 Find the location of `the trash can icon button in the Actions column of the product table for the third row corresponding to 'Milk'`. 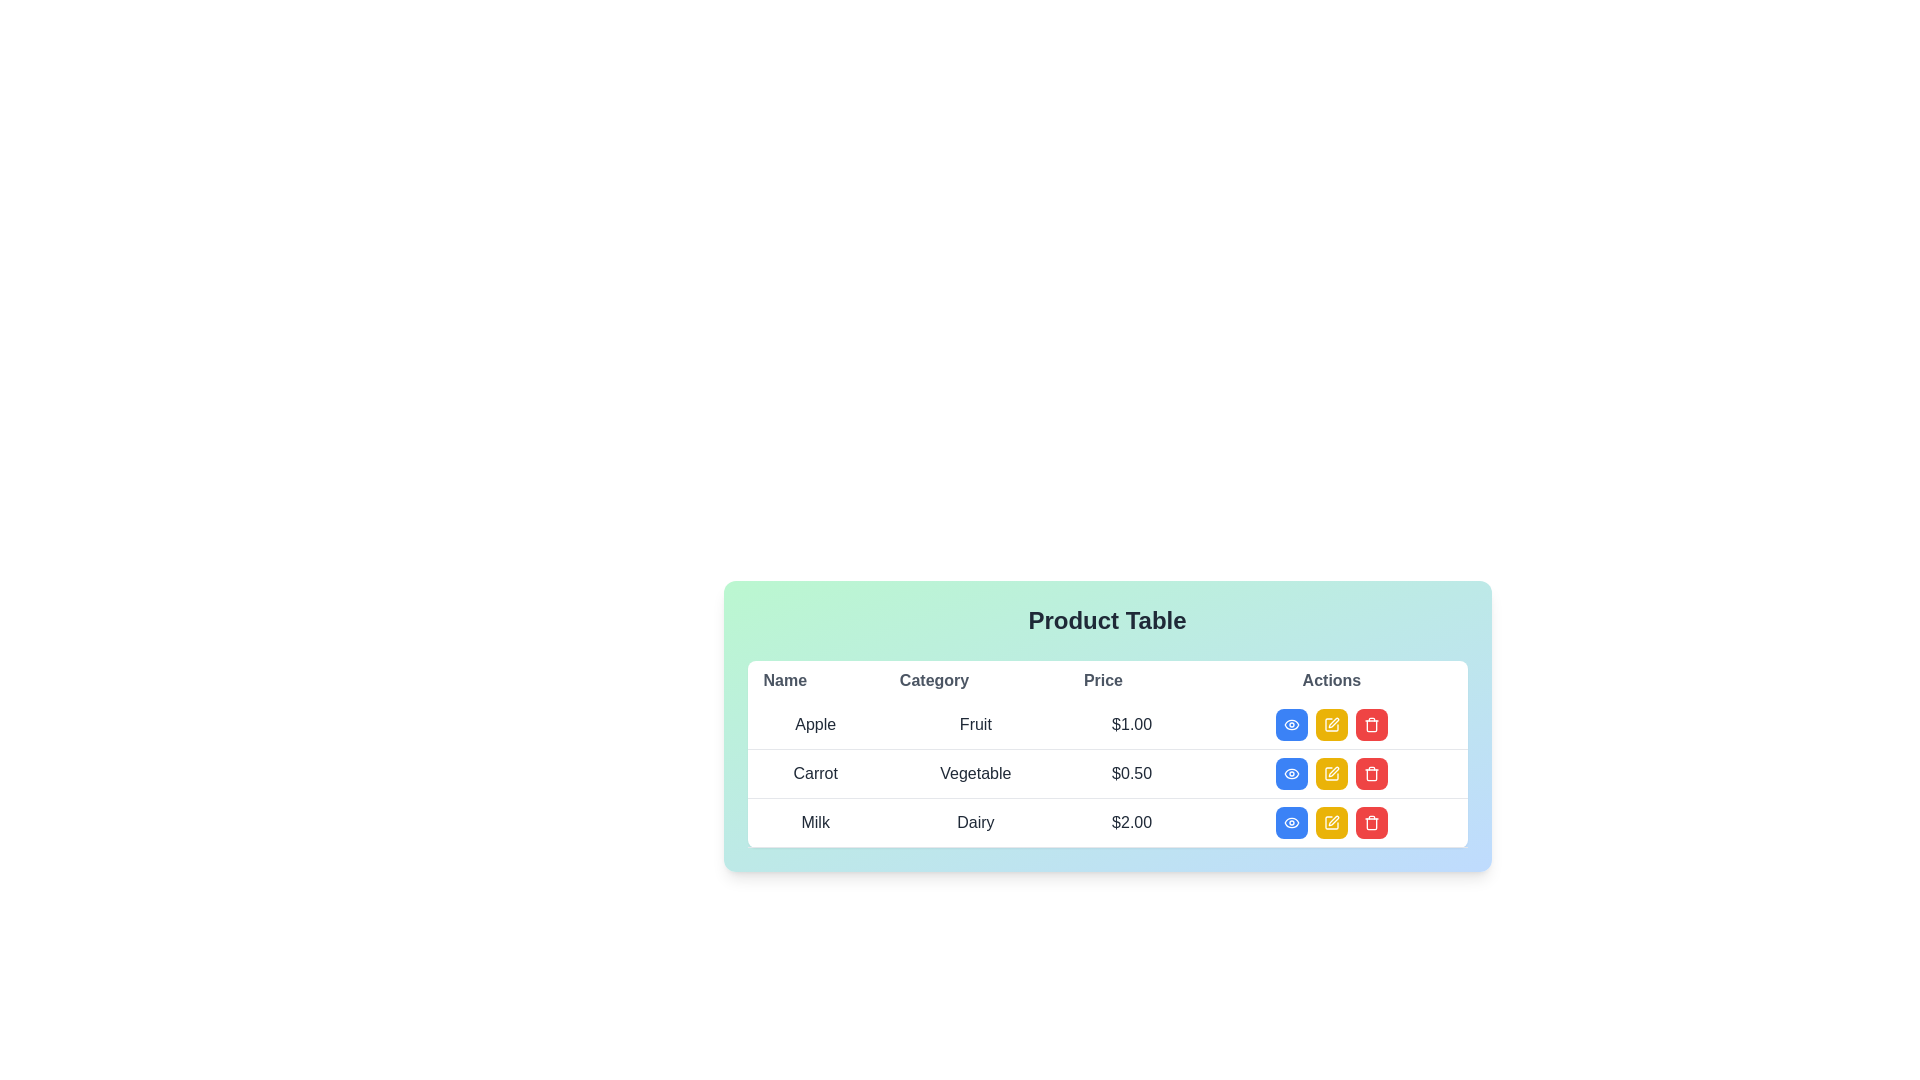

the trash can icon button in the Actions column of the product table for the third row corresponding to 'Milk' is located at coordinates (1370, 725).